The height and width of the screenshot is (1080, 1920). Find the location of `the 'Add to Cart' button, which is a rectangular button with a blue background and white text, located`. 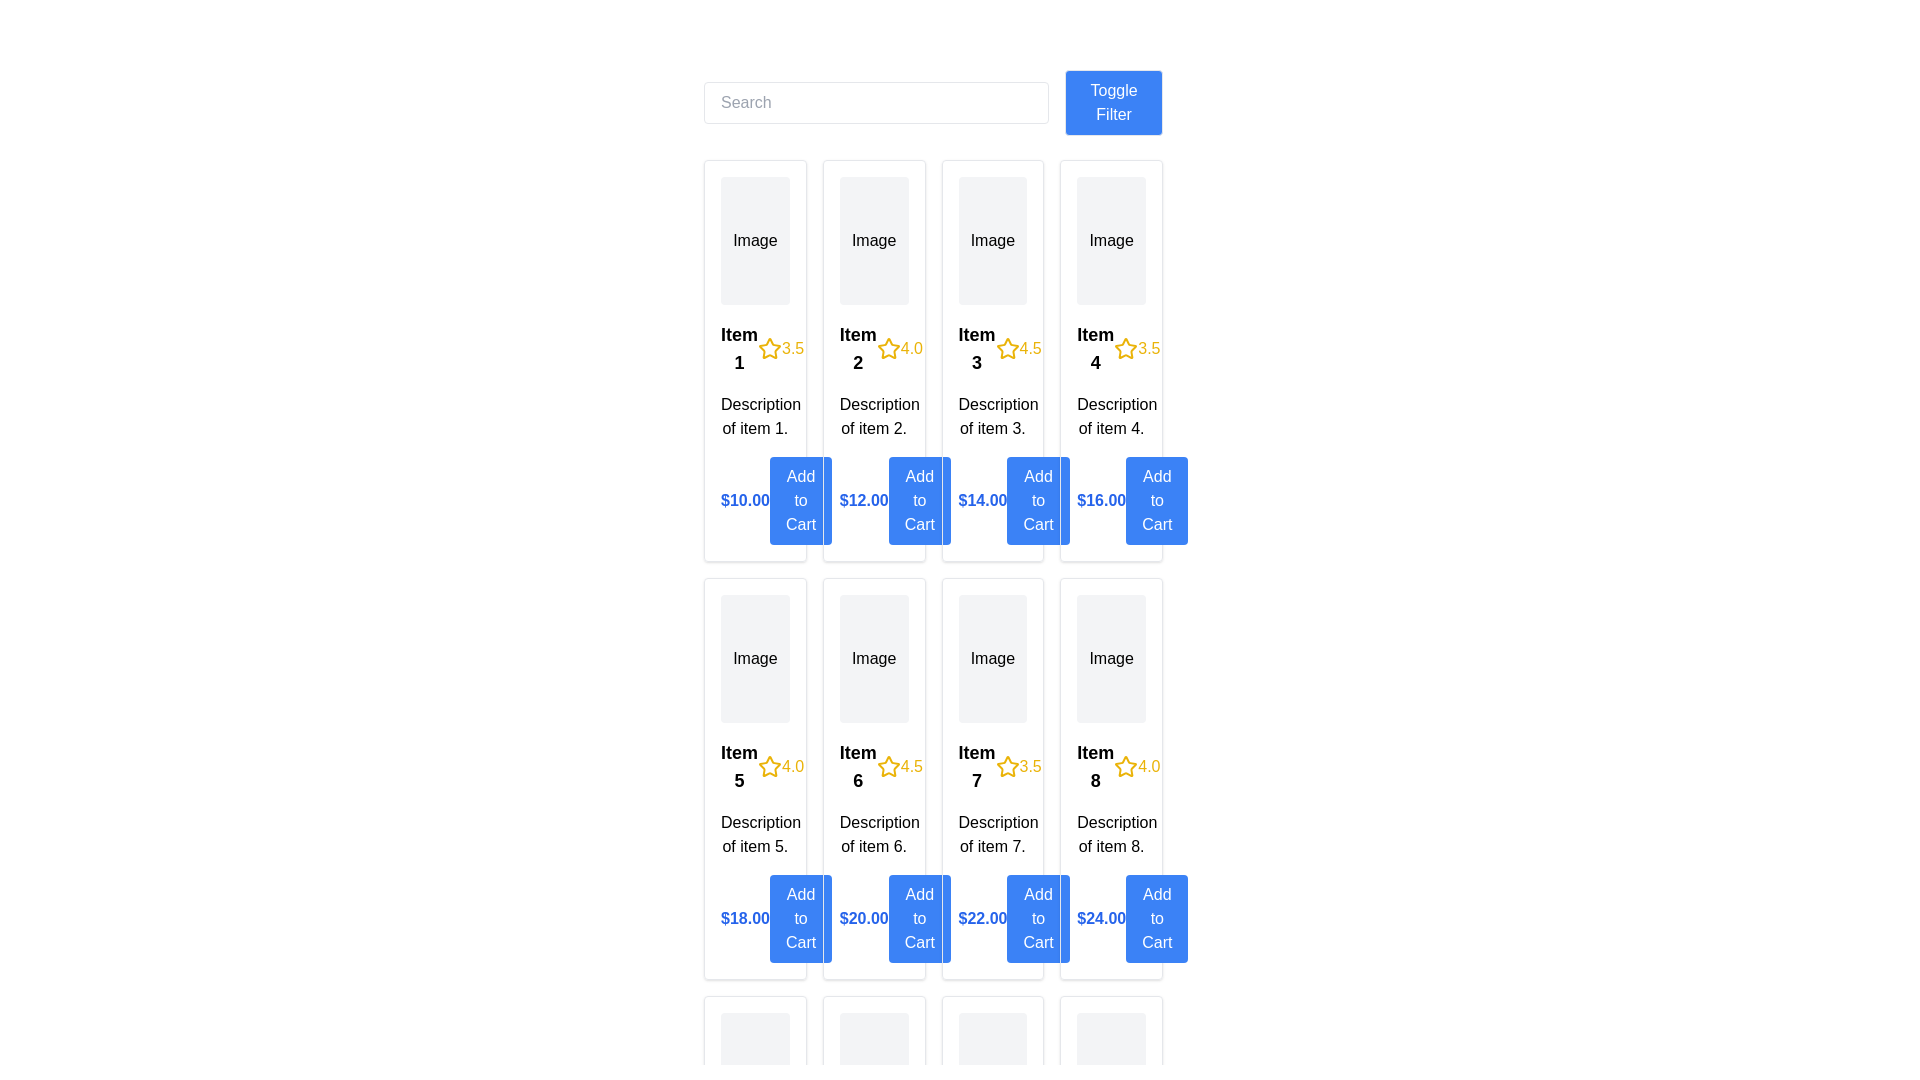

the 'Add to Cart' button, which is a rectangular button with a blue background and white text, located is located at coordinates (918, 918).